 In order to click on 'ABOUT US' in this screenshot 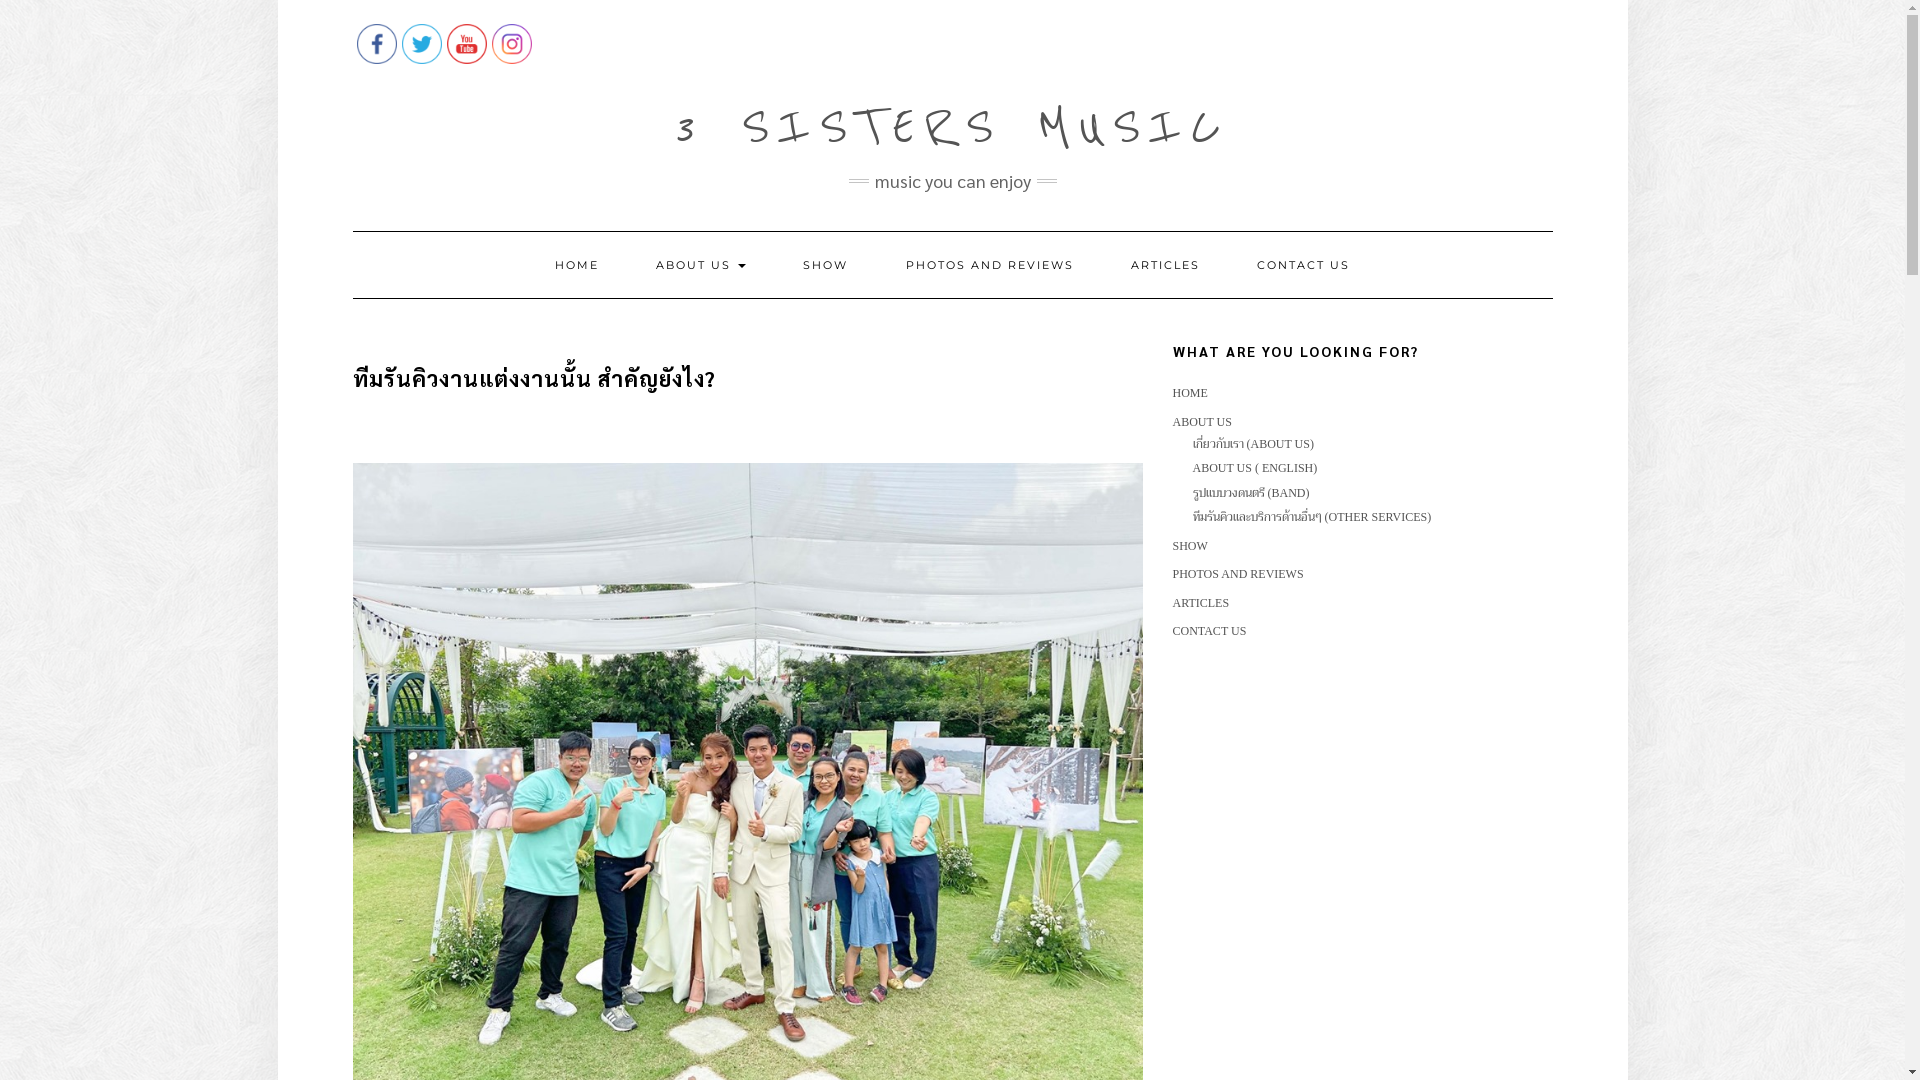, I will do `click(700, 264)`.